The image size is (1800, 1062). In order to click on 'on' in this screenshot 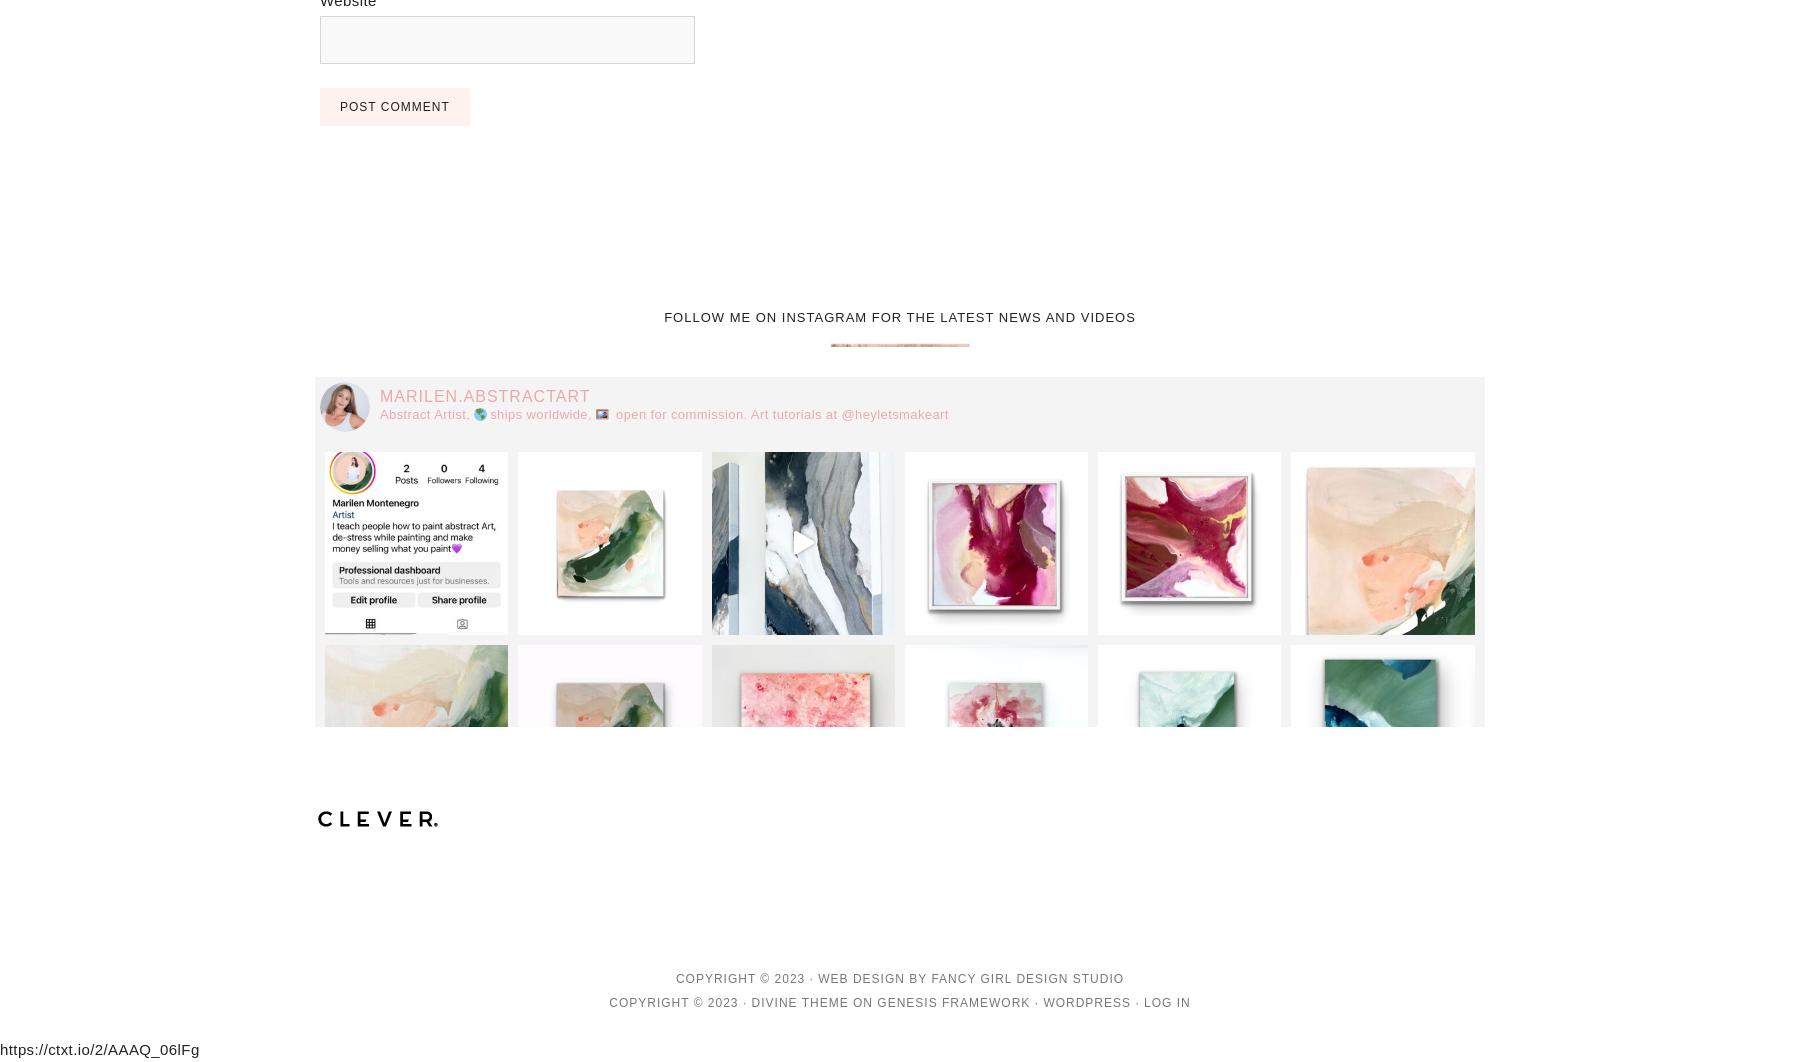, I will do `click(862, 1000)`.